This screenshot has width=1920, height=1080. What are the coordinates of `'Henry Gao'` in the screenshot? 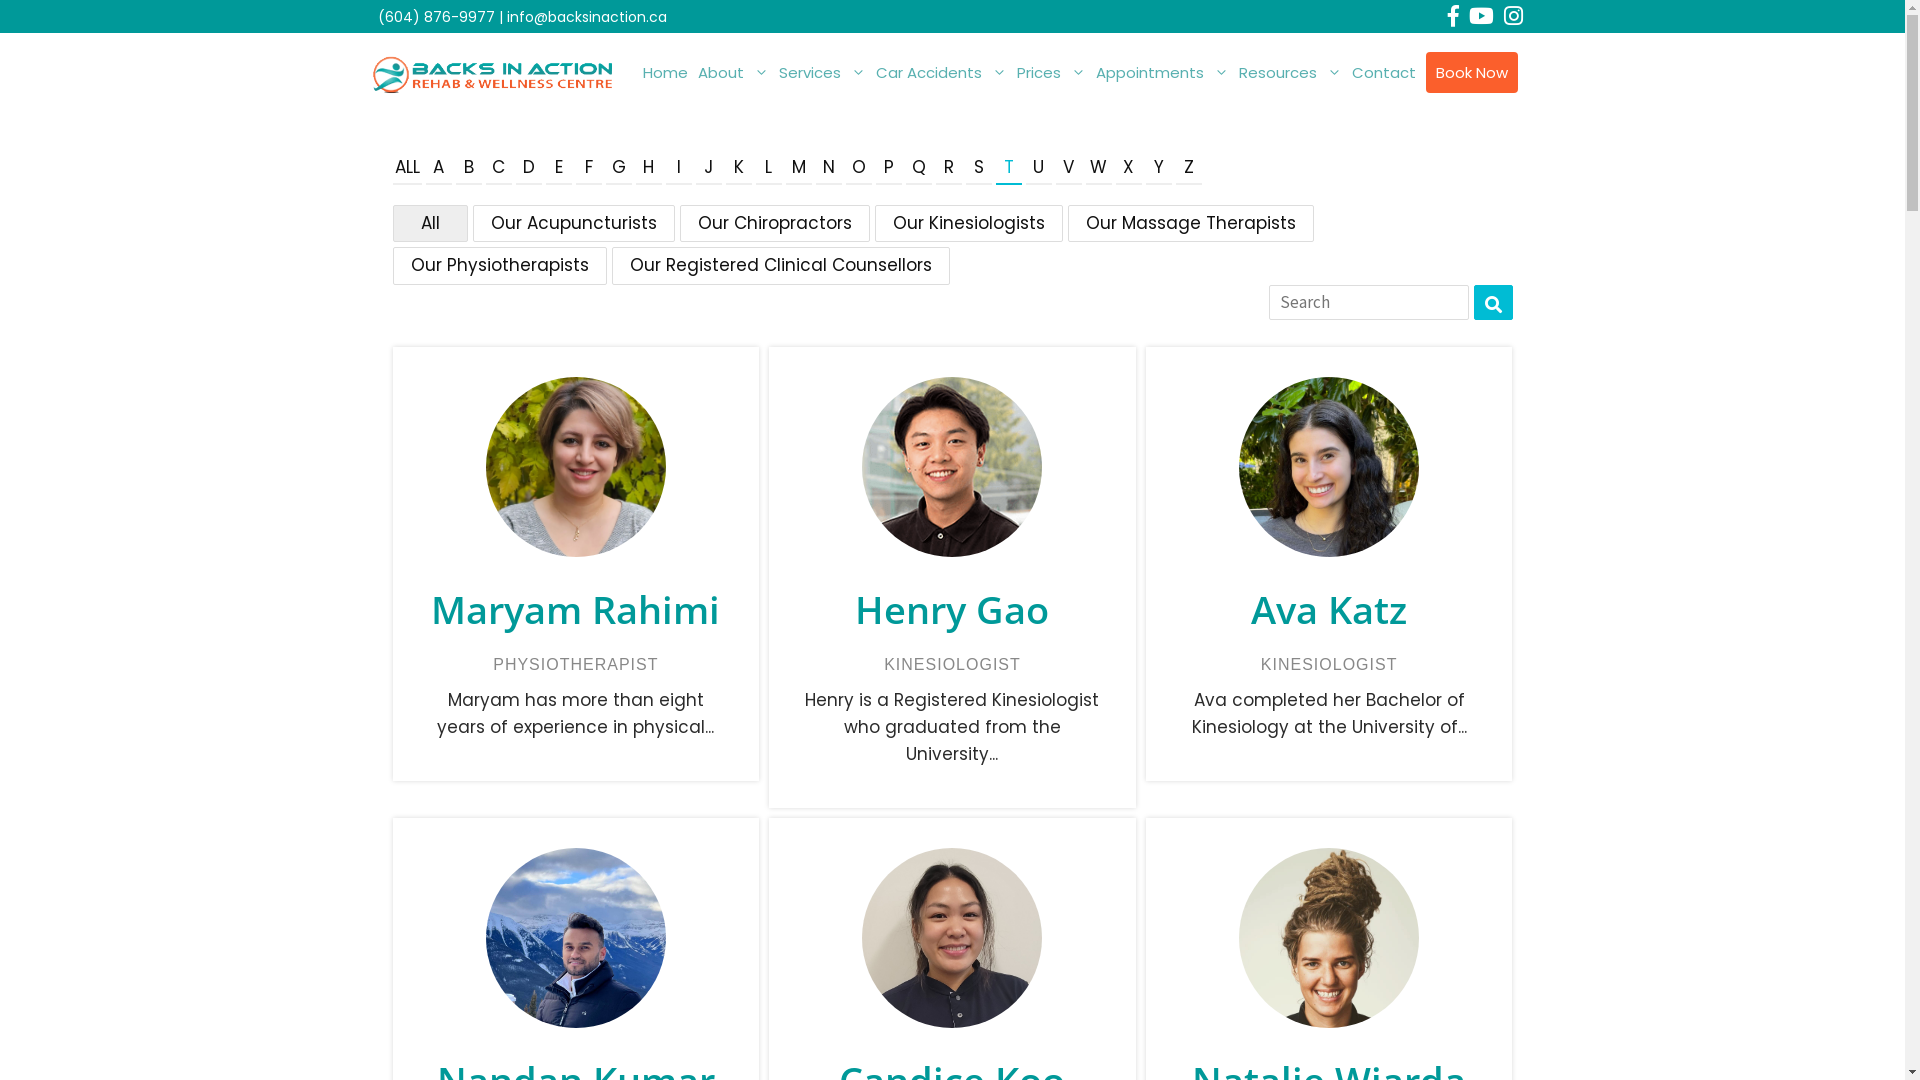 It's located at (951, 608).